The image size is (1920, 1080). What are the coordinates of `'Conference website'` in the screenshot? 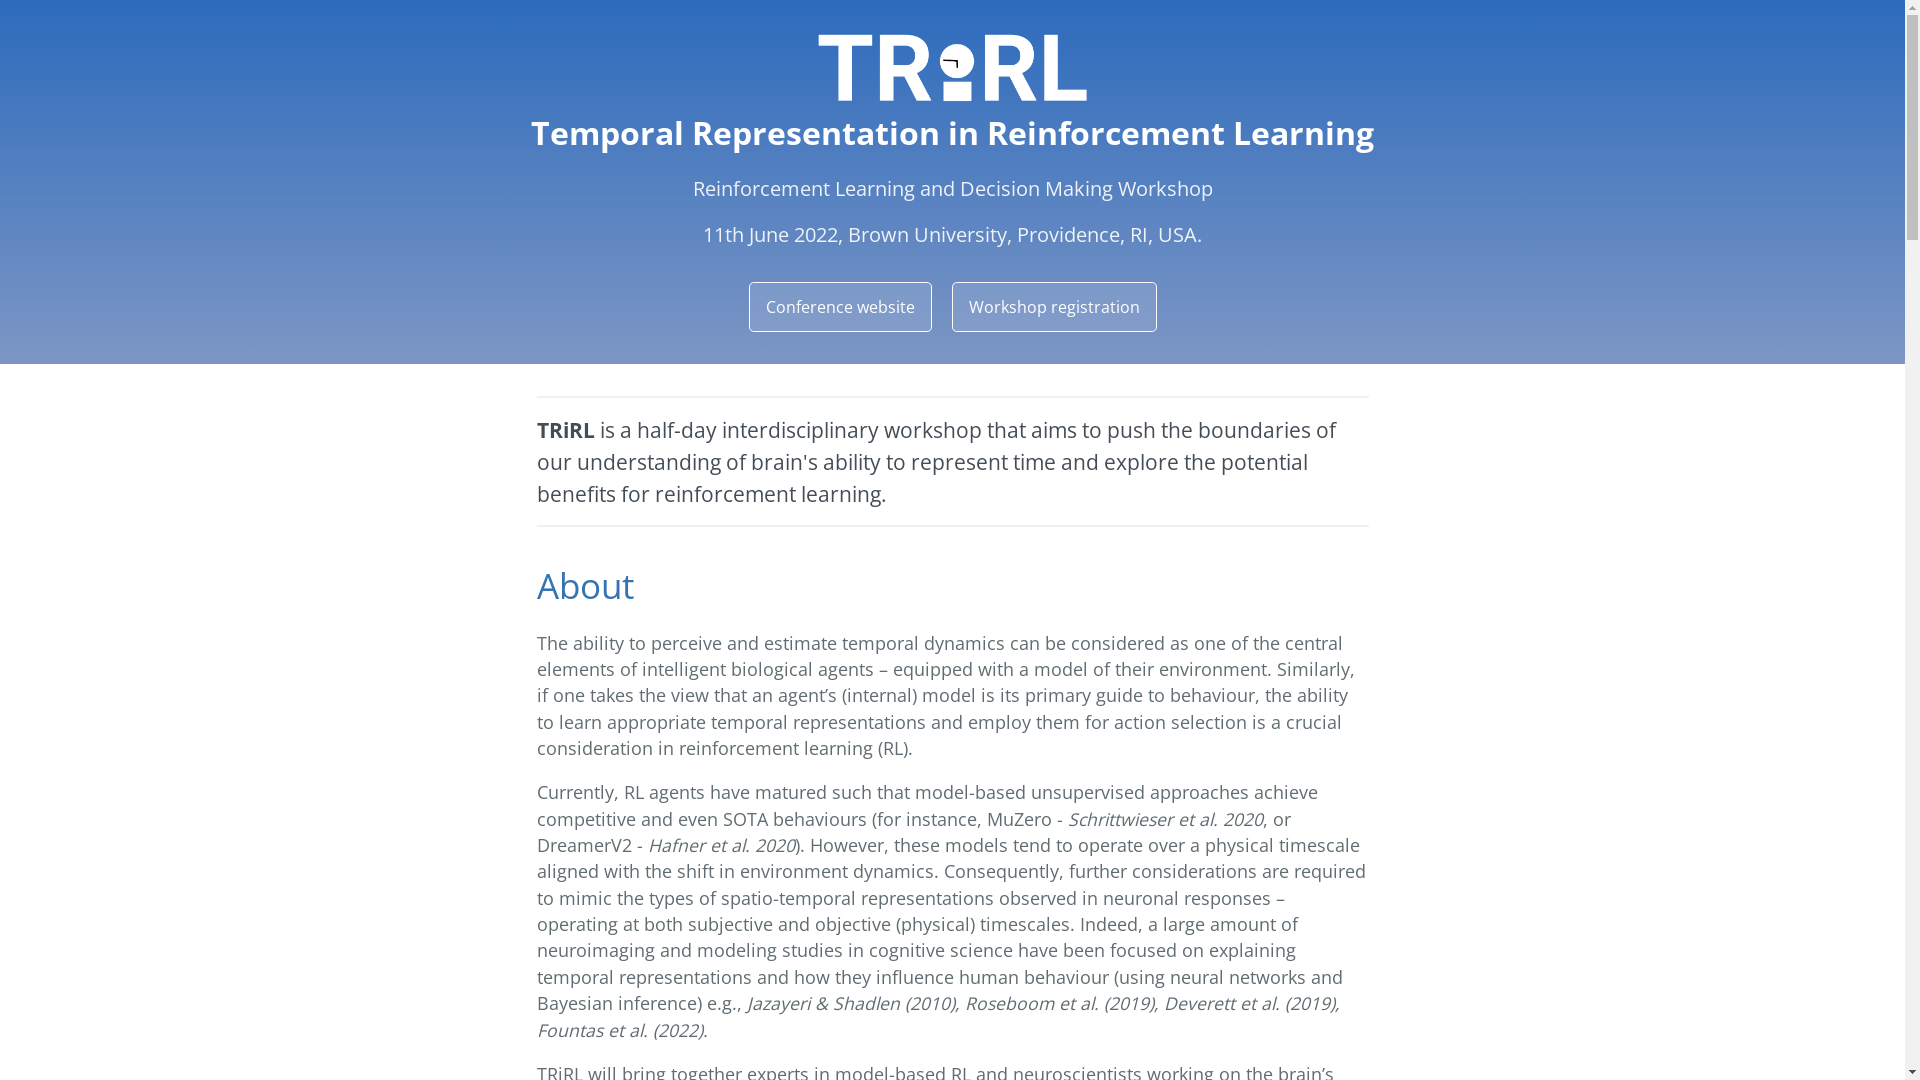 It's located at (839, 307).